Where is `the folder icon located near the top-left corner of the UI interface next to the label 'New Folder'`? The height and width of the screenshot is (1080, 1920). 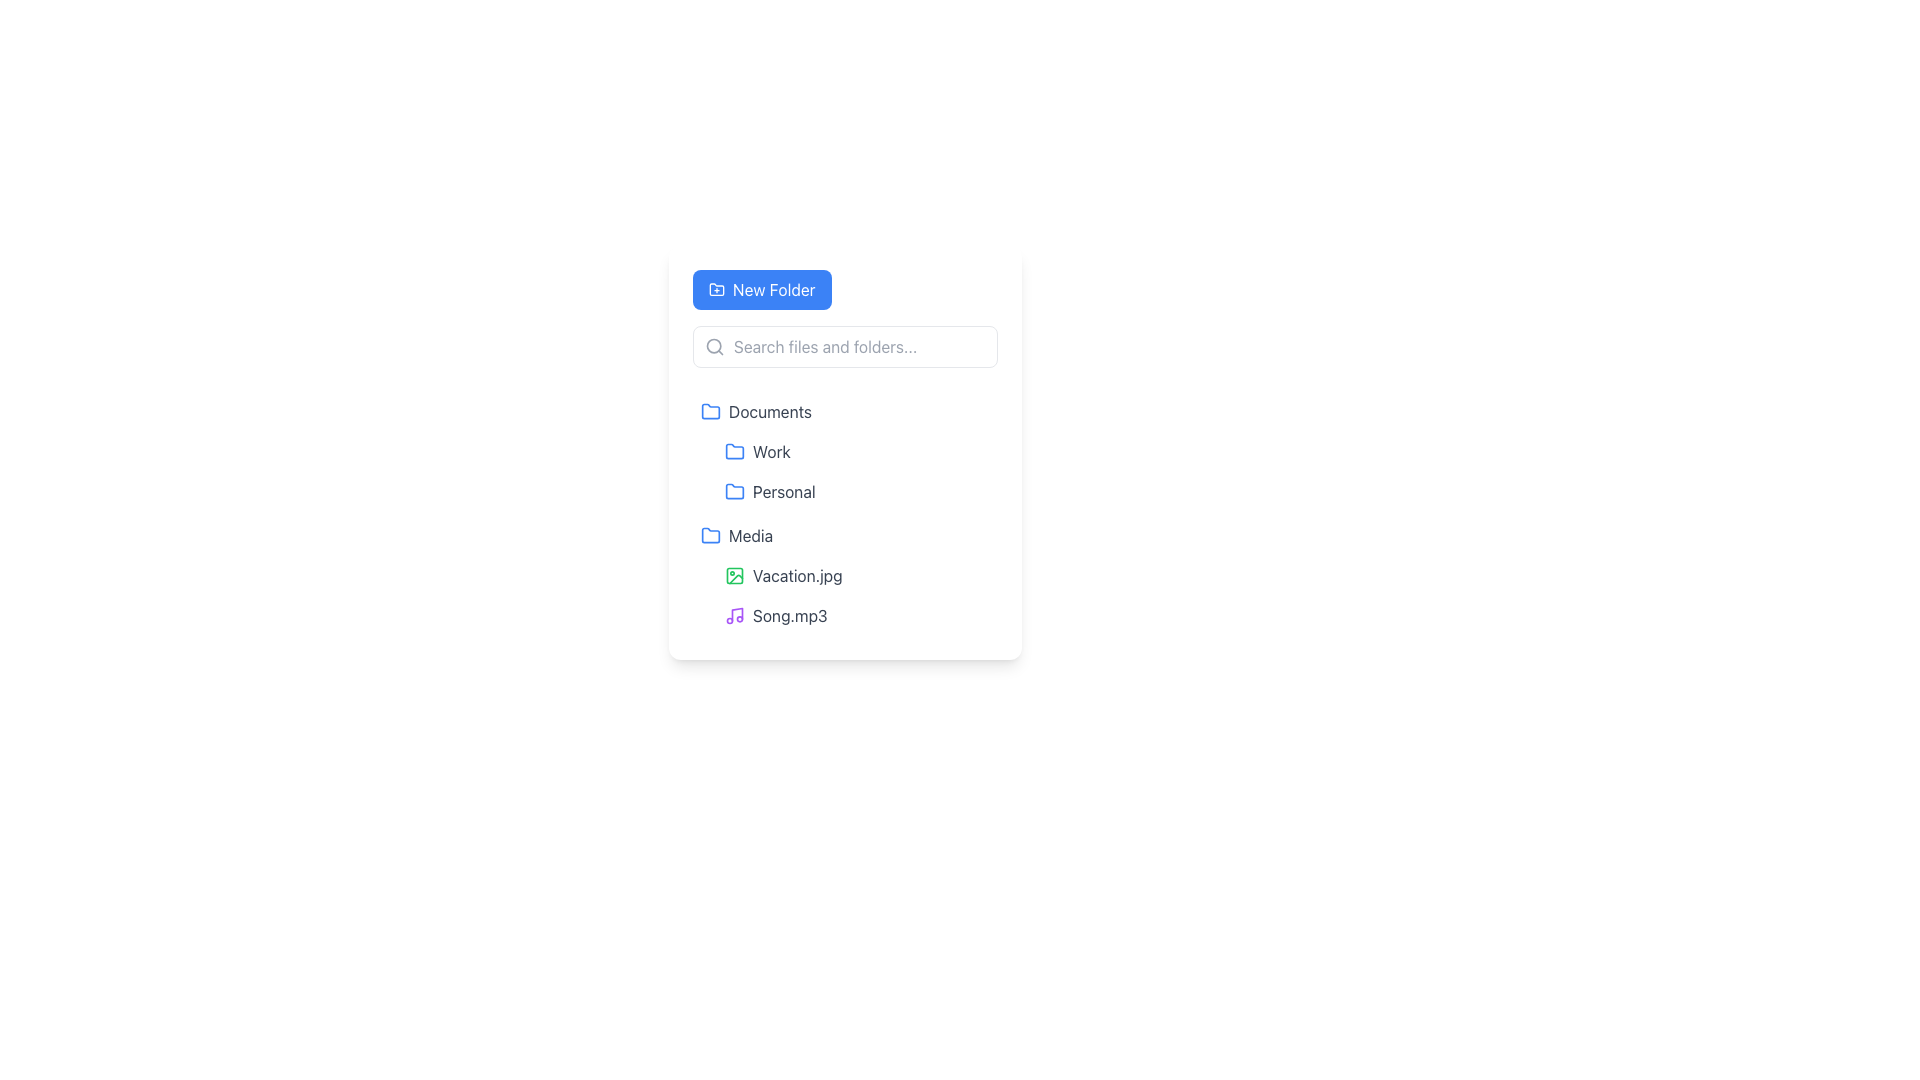 the folder icon located near the top-left corner of the UI interface next to the label 'New Folder' is located at coordinates (716, 289).